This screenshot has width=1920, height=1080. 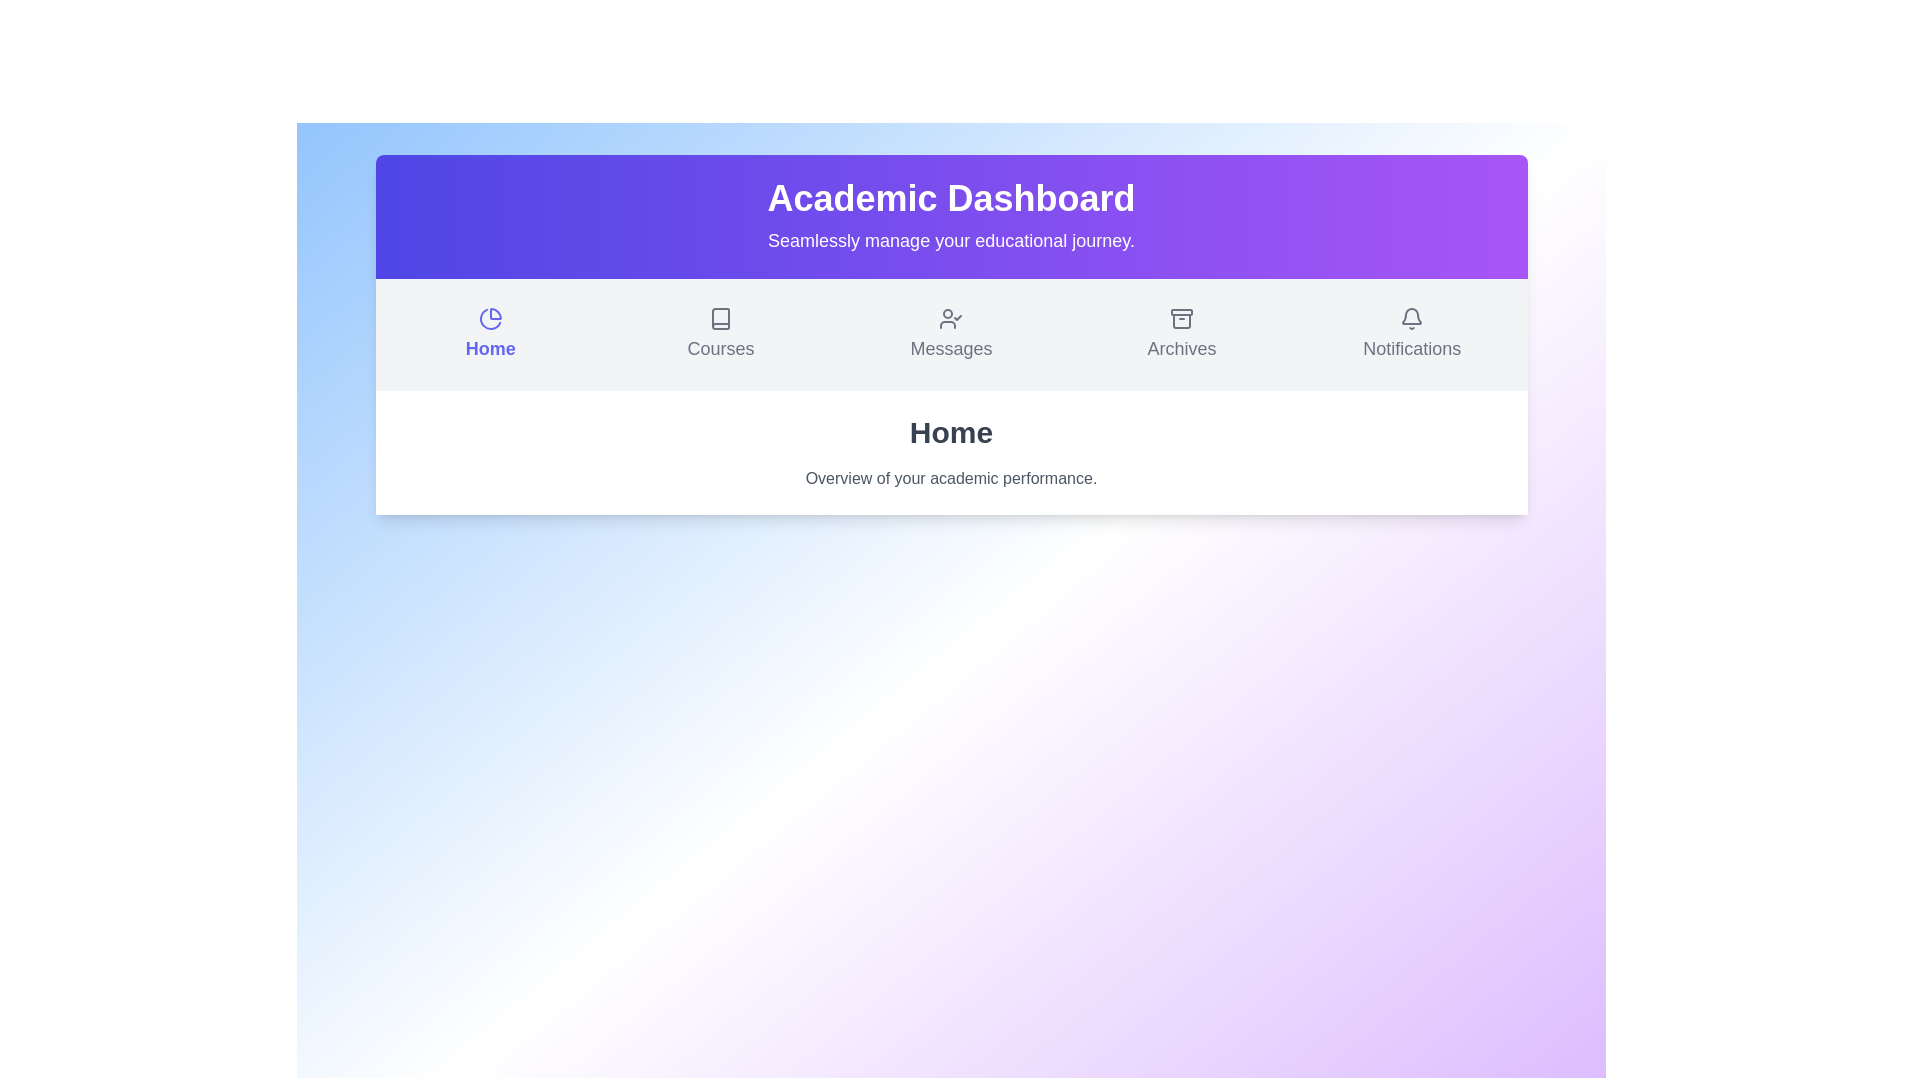 What do you see at coordinates (720, 334) in the screenshot?
I see `the Courses section from the menu` at bounding box center [720, 334].